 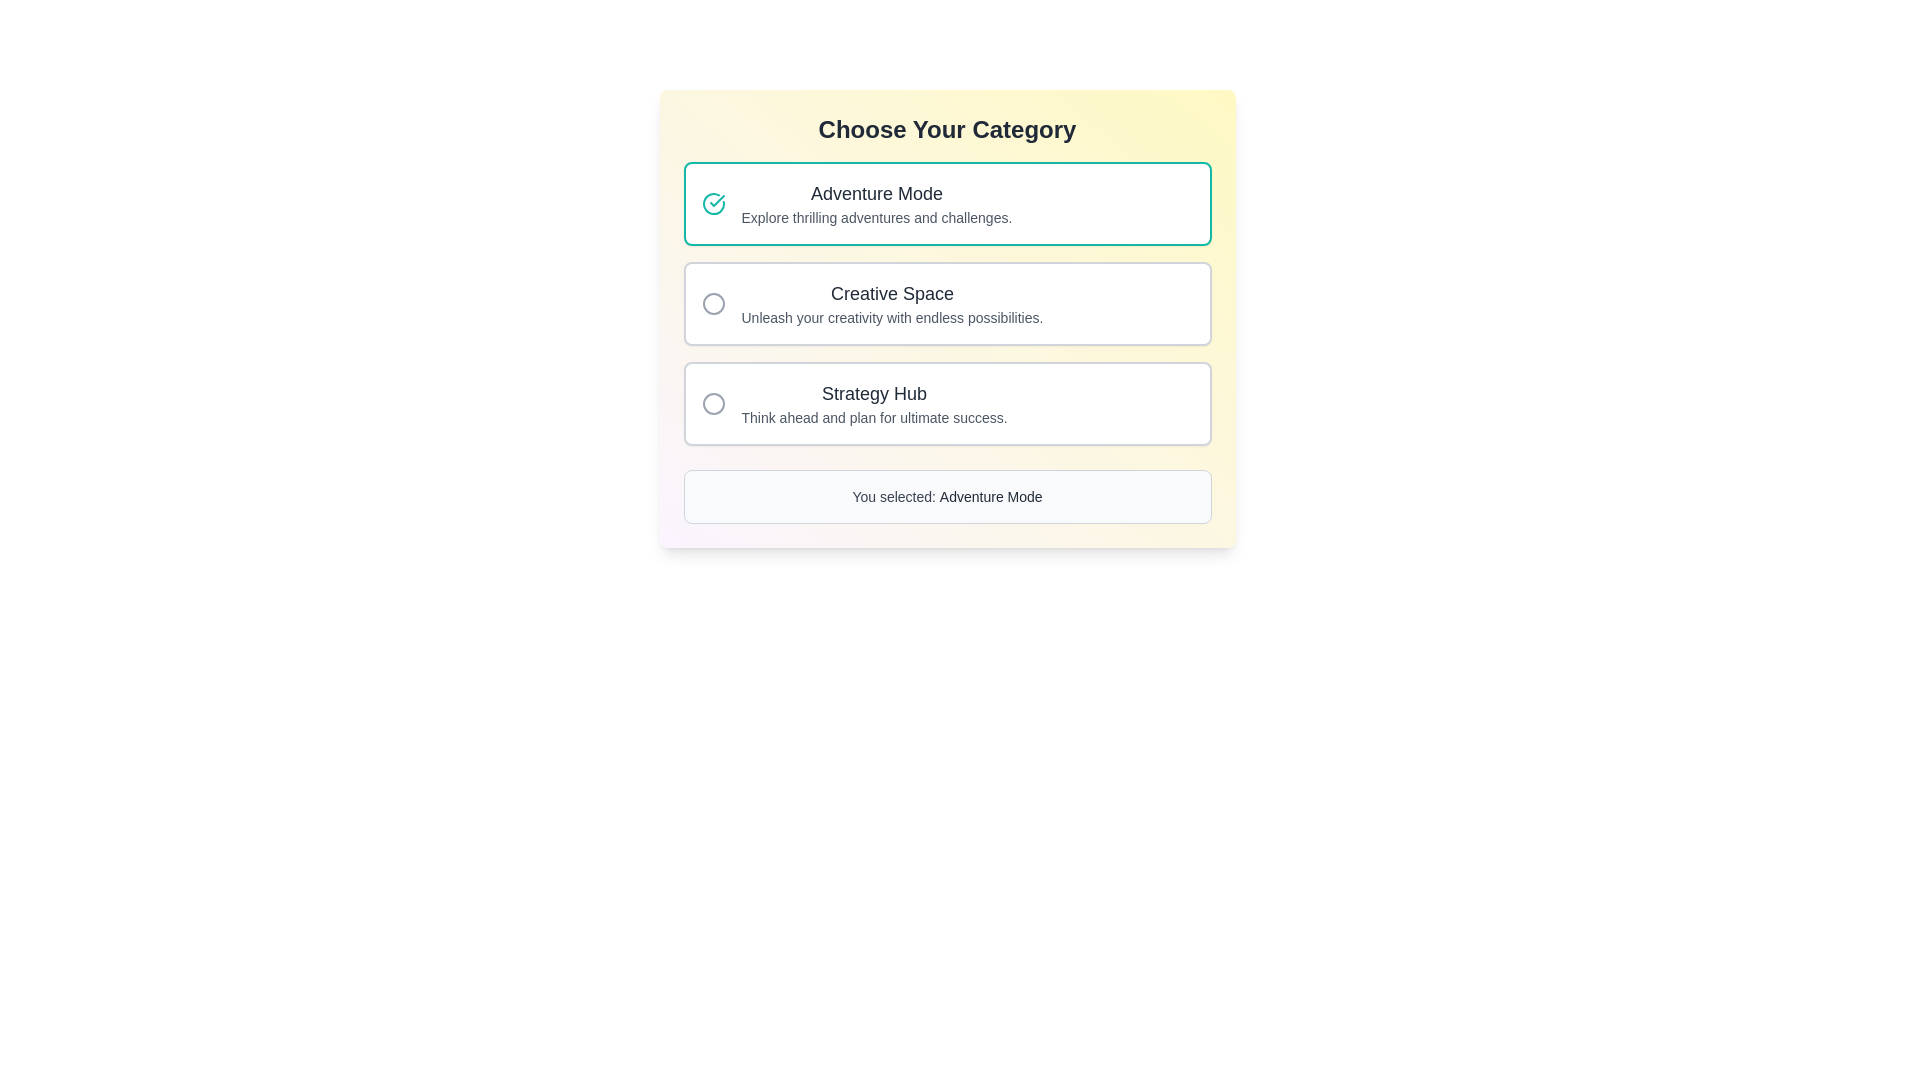 What do you see at coordinates (874, 416) in the screenshot?
I see `the static text element that serves as a descriptive caption for the 'Strategy Hub' option, located below its header in the third card-like section` at bounding box center [874, 416].